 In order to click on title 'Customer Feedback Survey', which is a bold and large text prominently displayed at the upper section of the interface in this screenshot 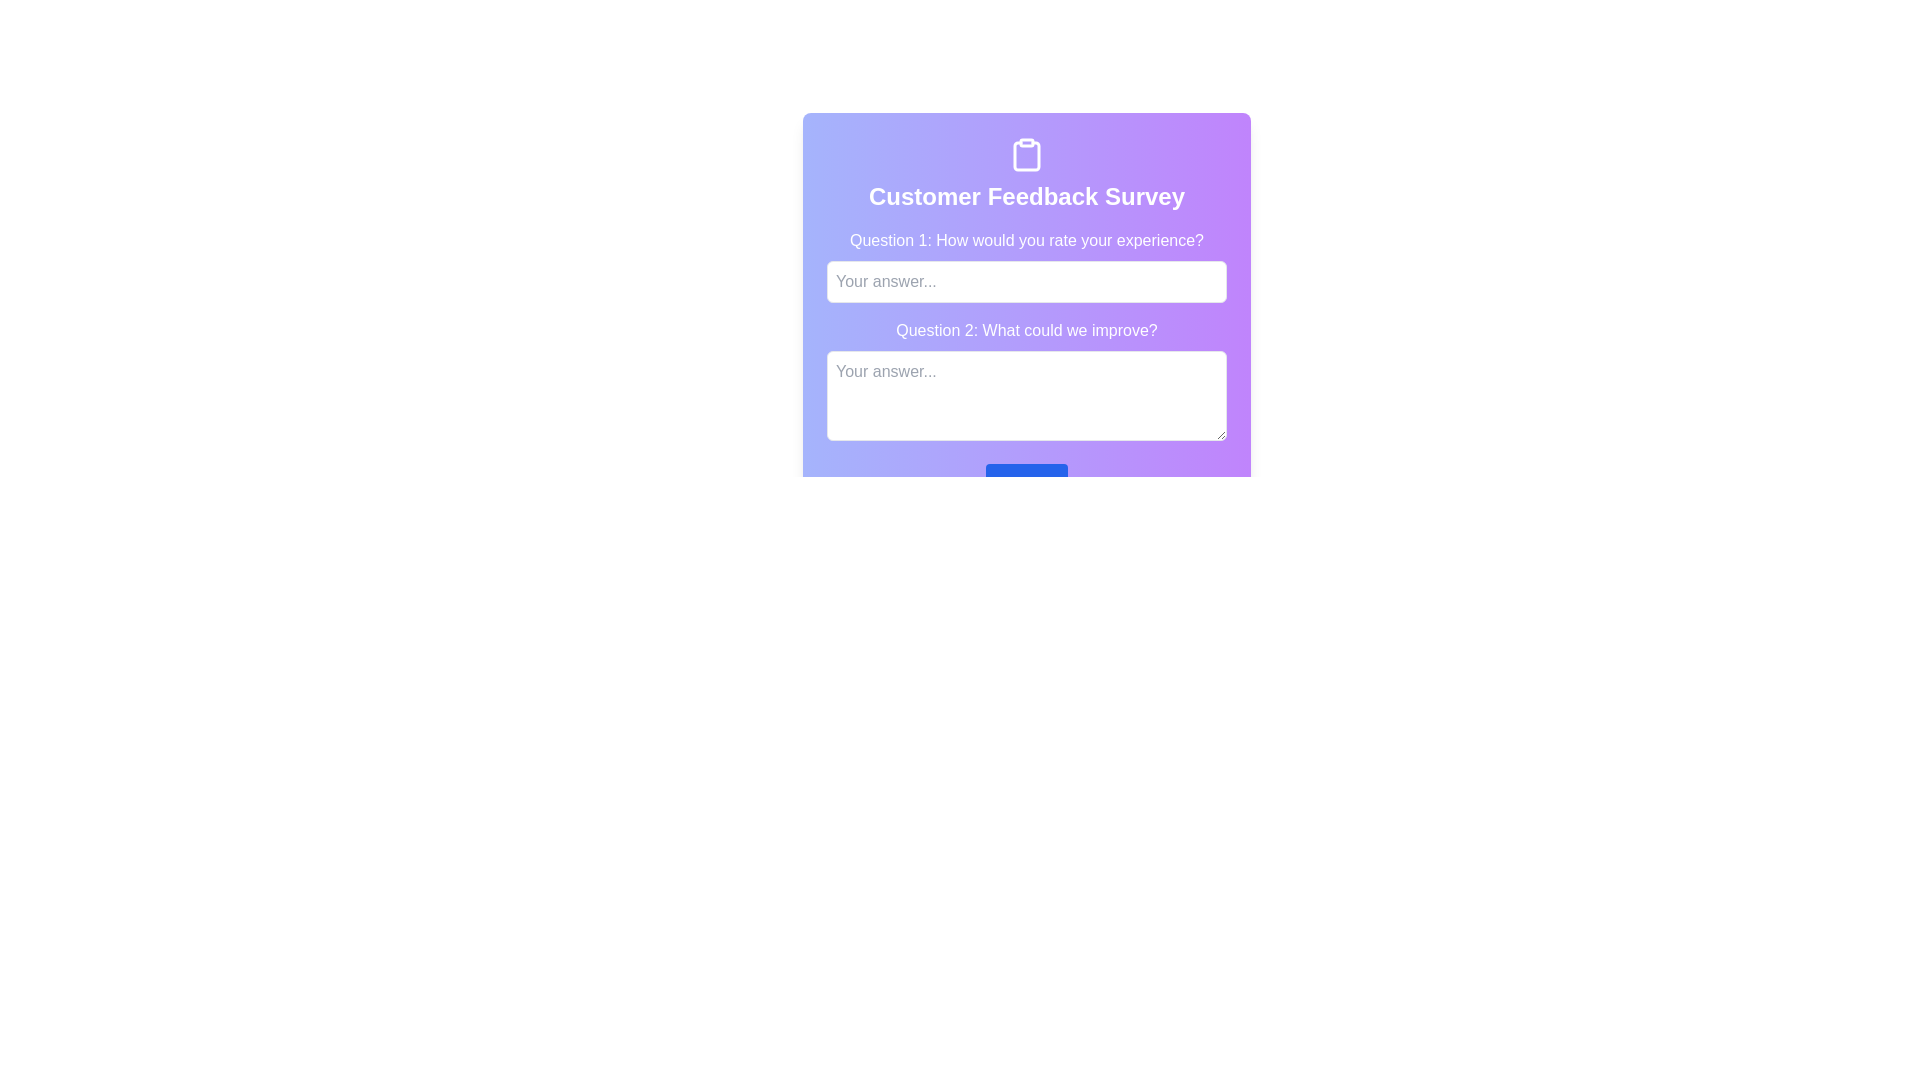, I will do `click(1027, 196)`.